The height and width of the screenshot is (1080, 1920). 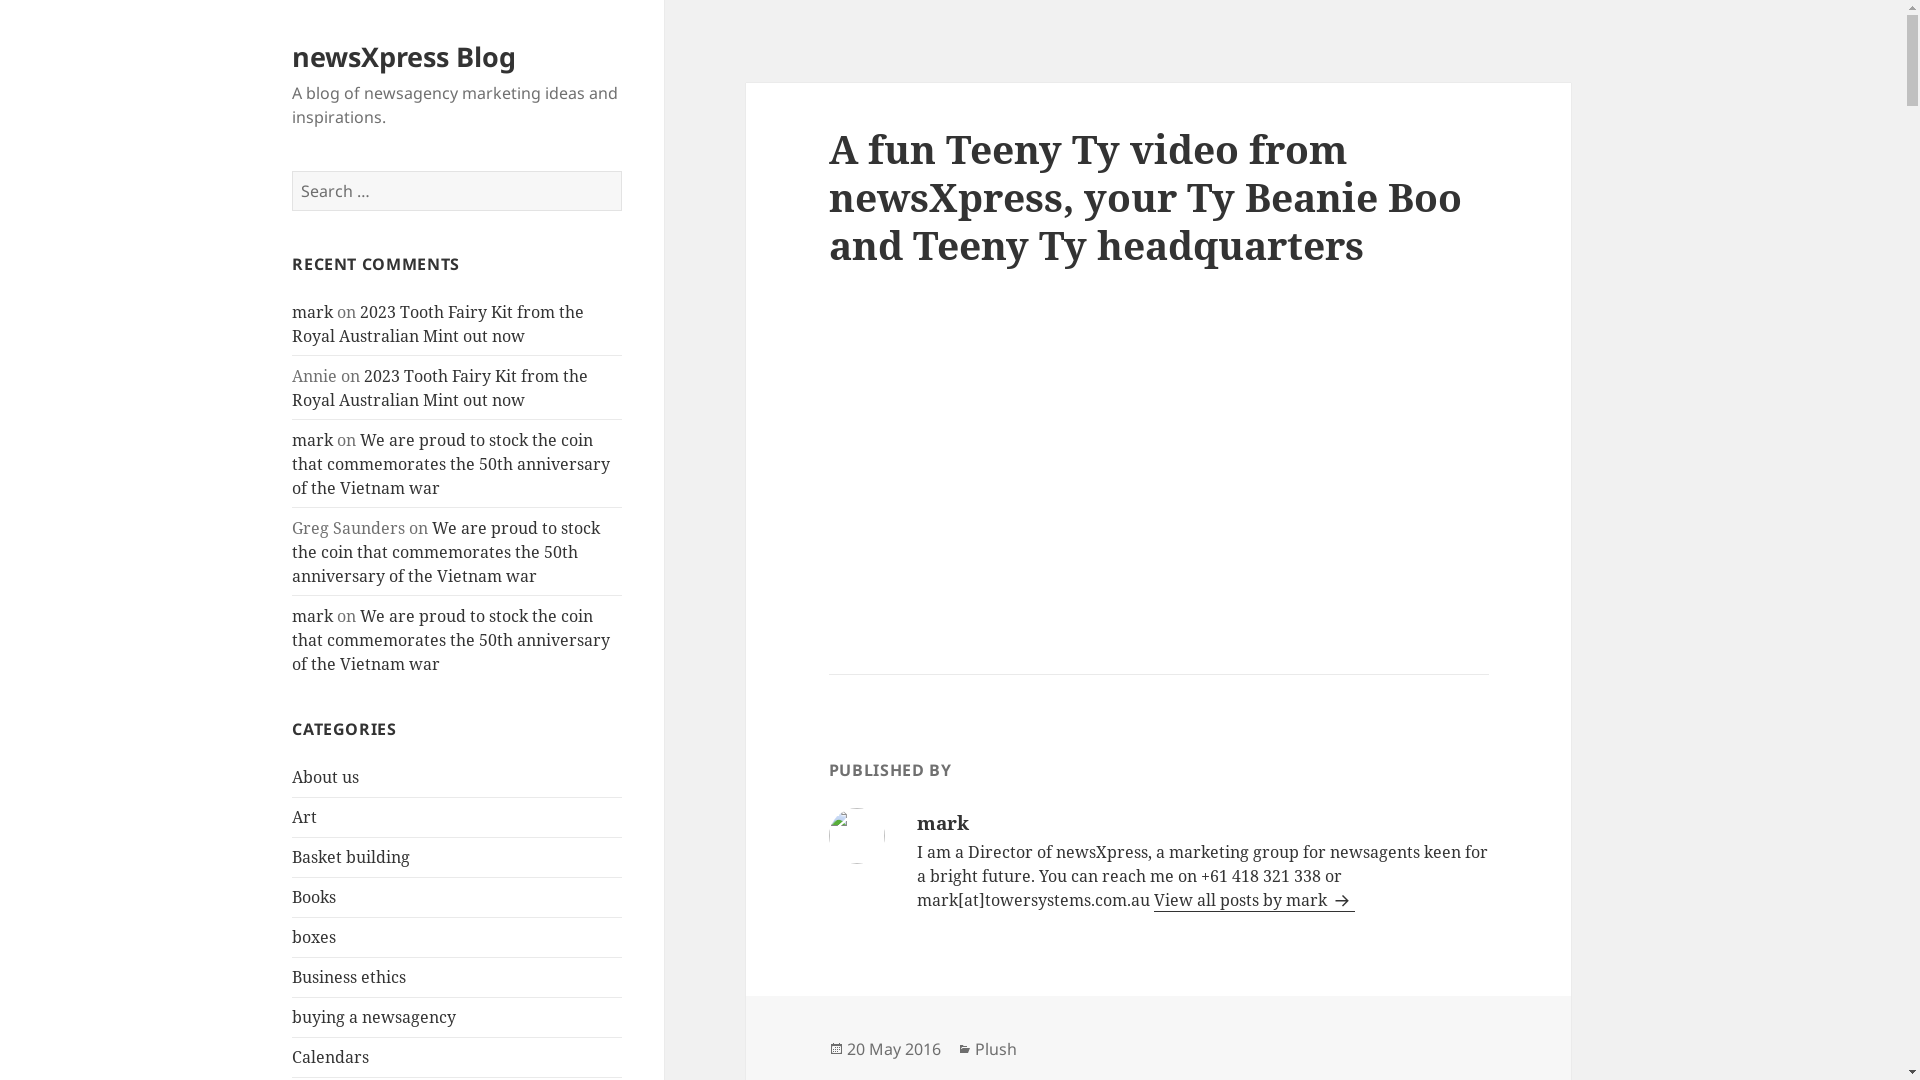 I want to click on 'mark', so click(x=291, y=438).